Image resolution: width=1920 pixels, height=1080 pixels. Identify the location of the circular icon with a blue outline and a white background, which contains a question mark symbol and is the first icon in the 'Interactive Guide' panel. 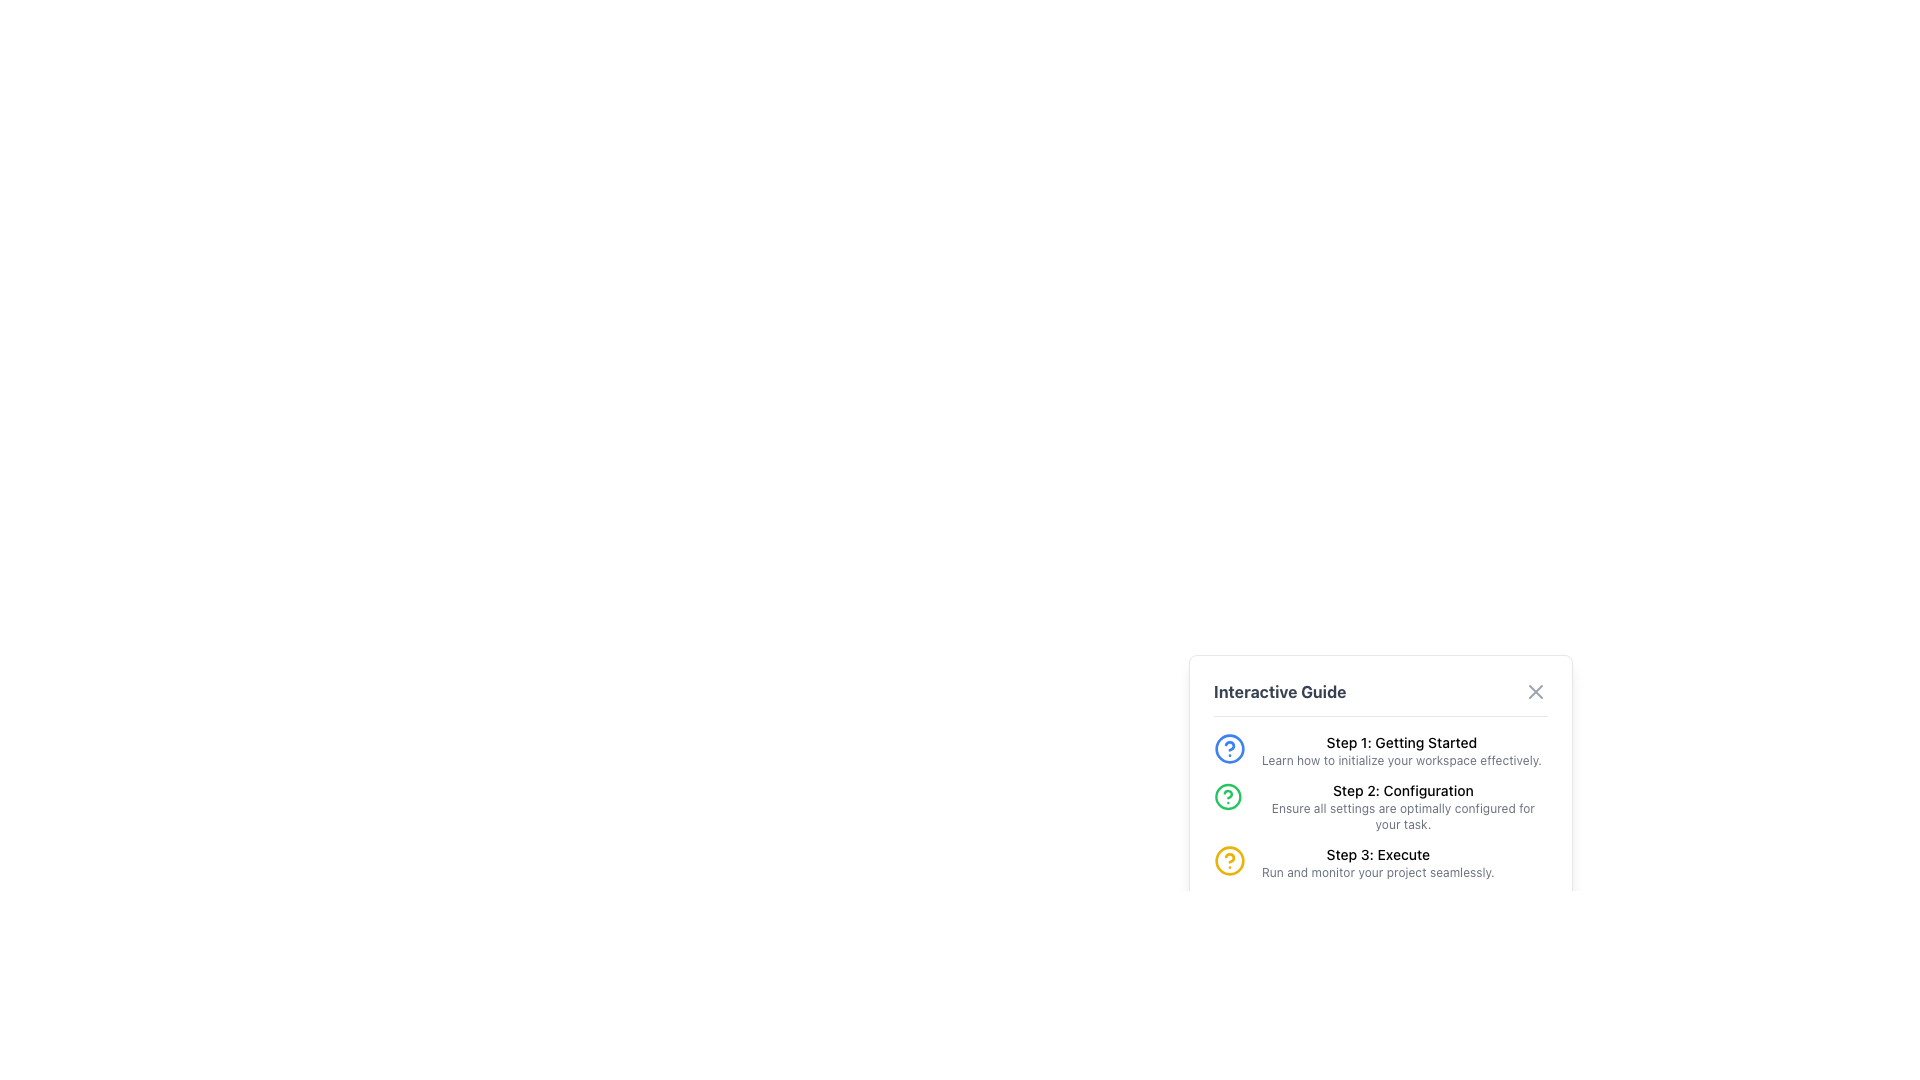
(1228, 748).